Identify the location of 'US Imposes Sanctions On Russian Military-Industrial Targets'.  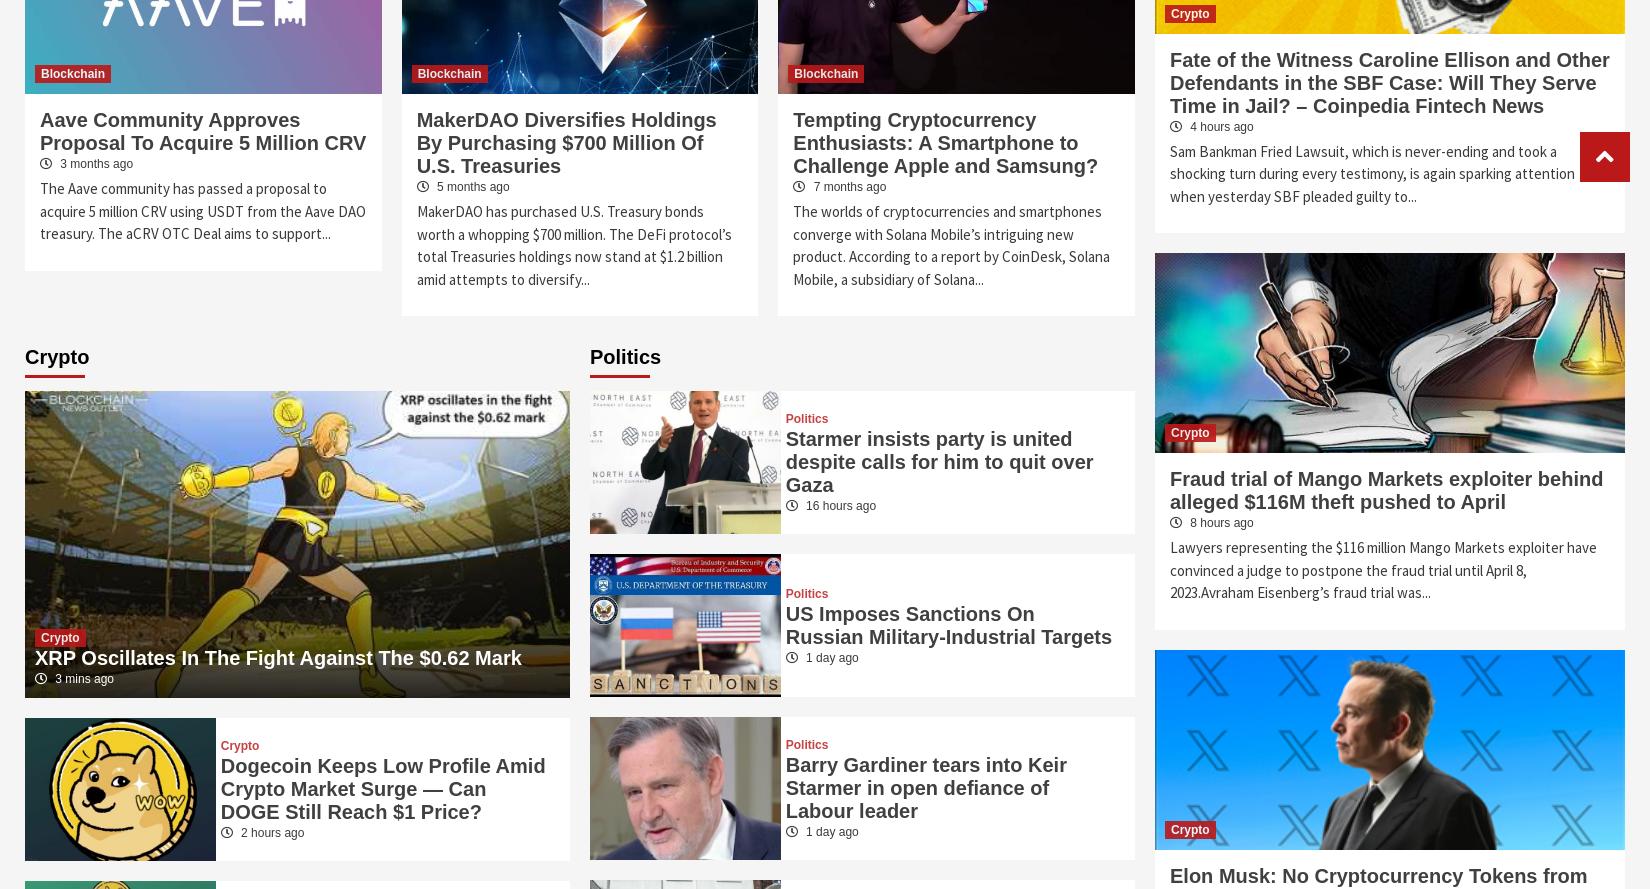
(948, 623).